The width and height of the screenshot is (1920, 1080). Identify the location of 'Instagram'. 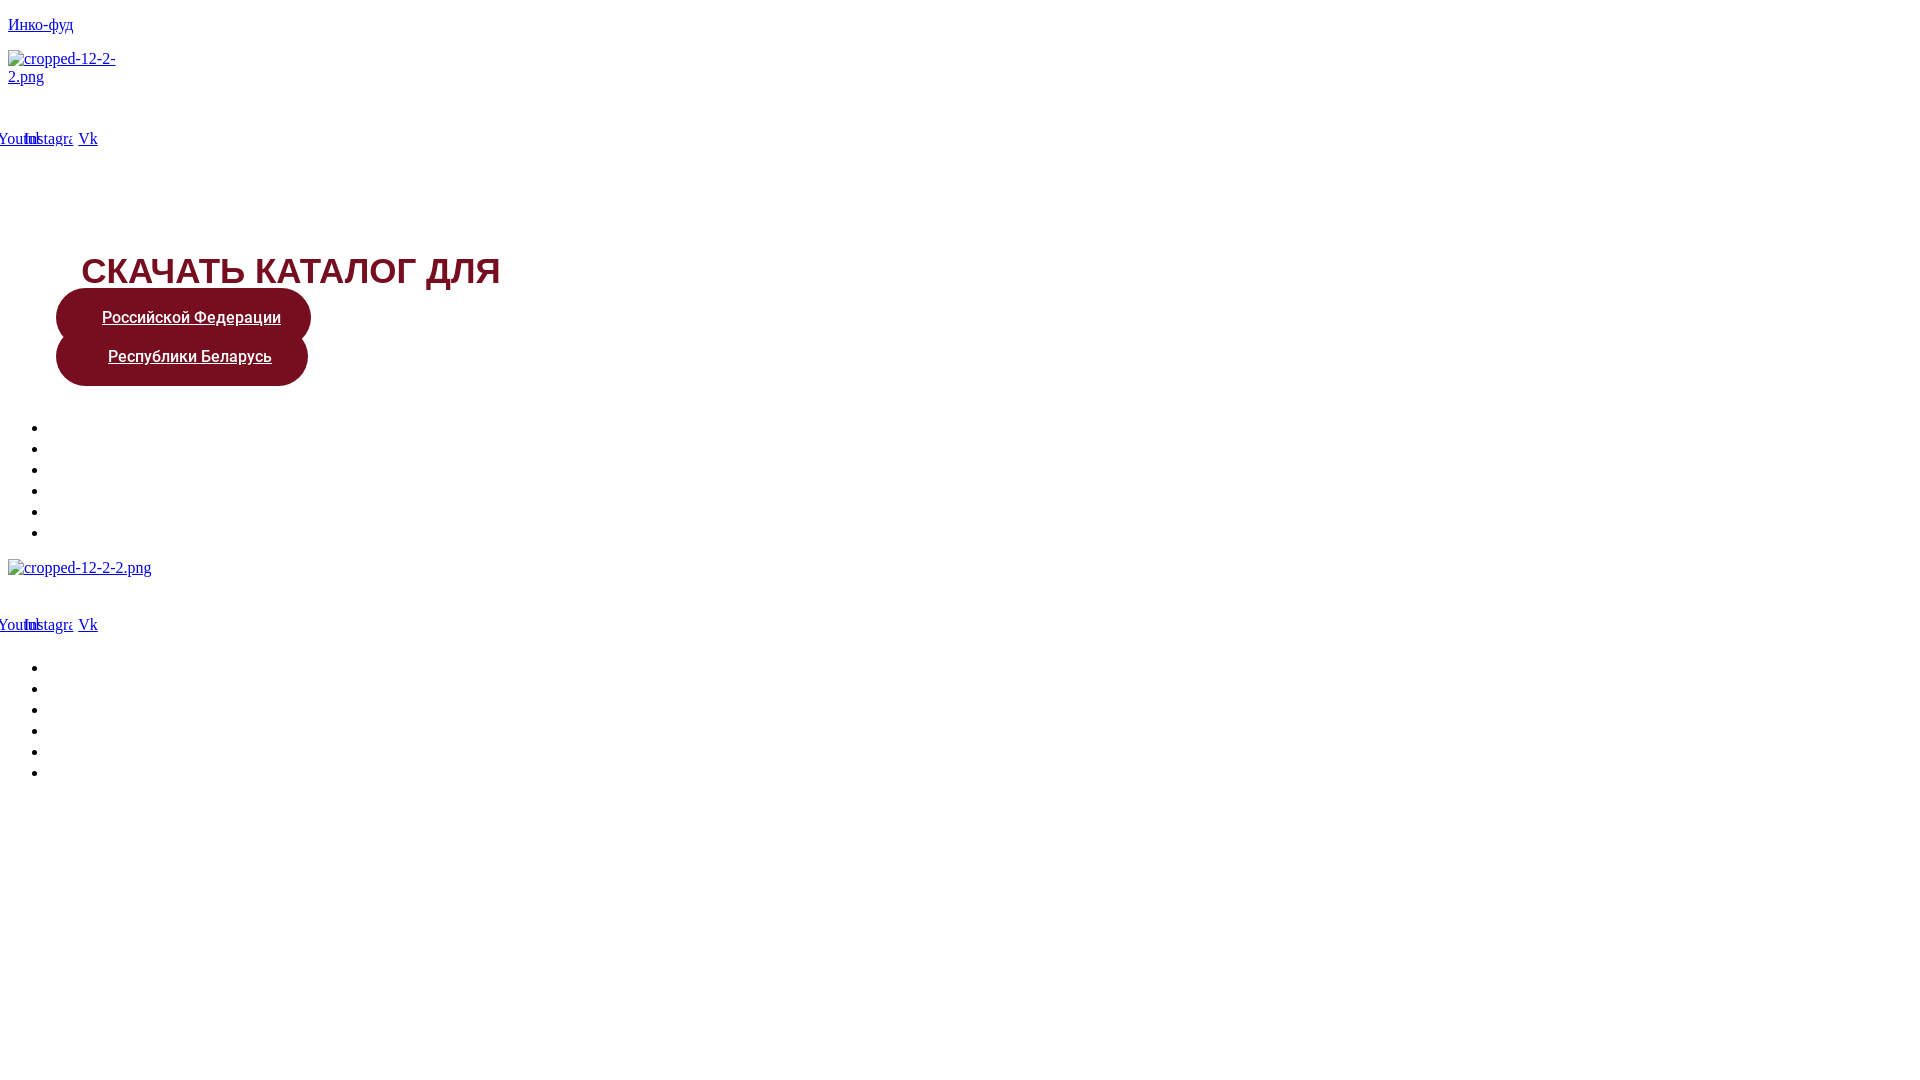
(56, 623).